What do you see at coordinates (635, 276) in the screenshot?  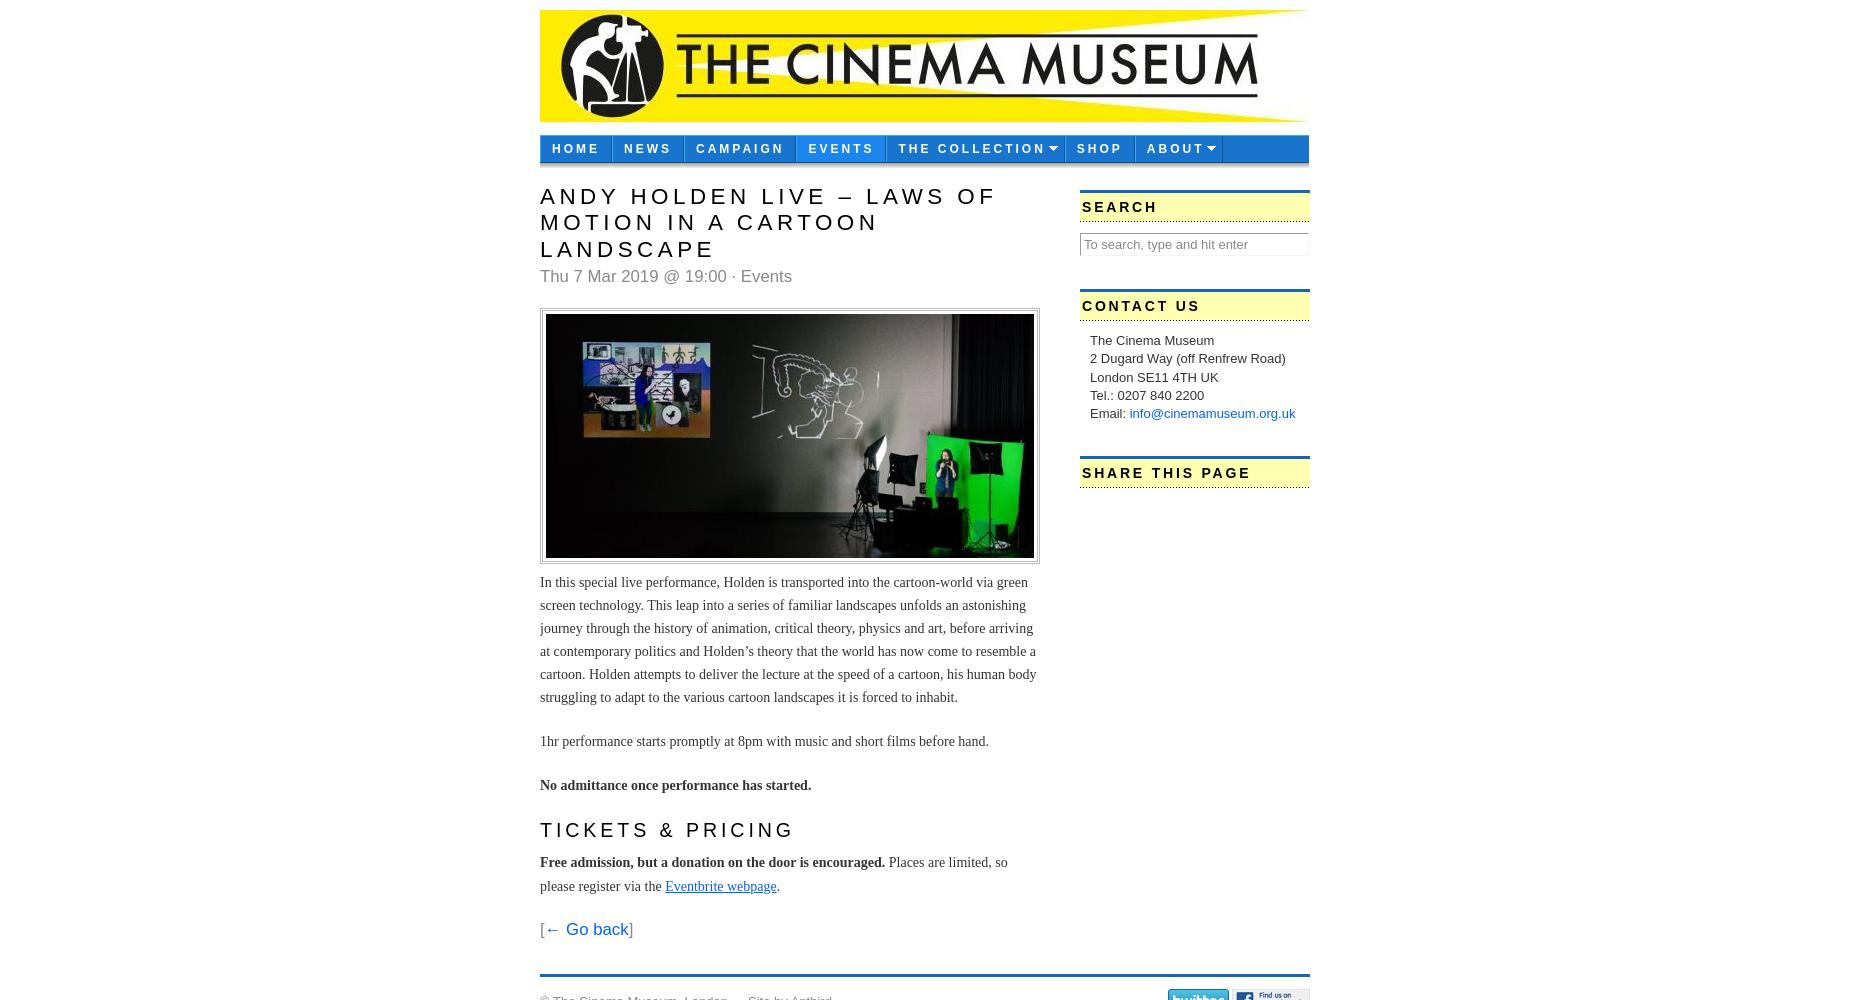 I see `'Thu 7 Mar 2019 @ 19:00'` at bounding box center [635, 276].